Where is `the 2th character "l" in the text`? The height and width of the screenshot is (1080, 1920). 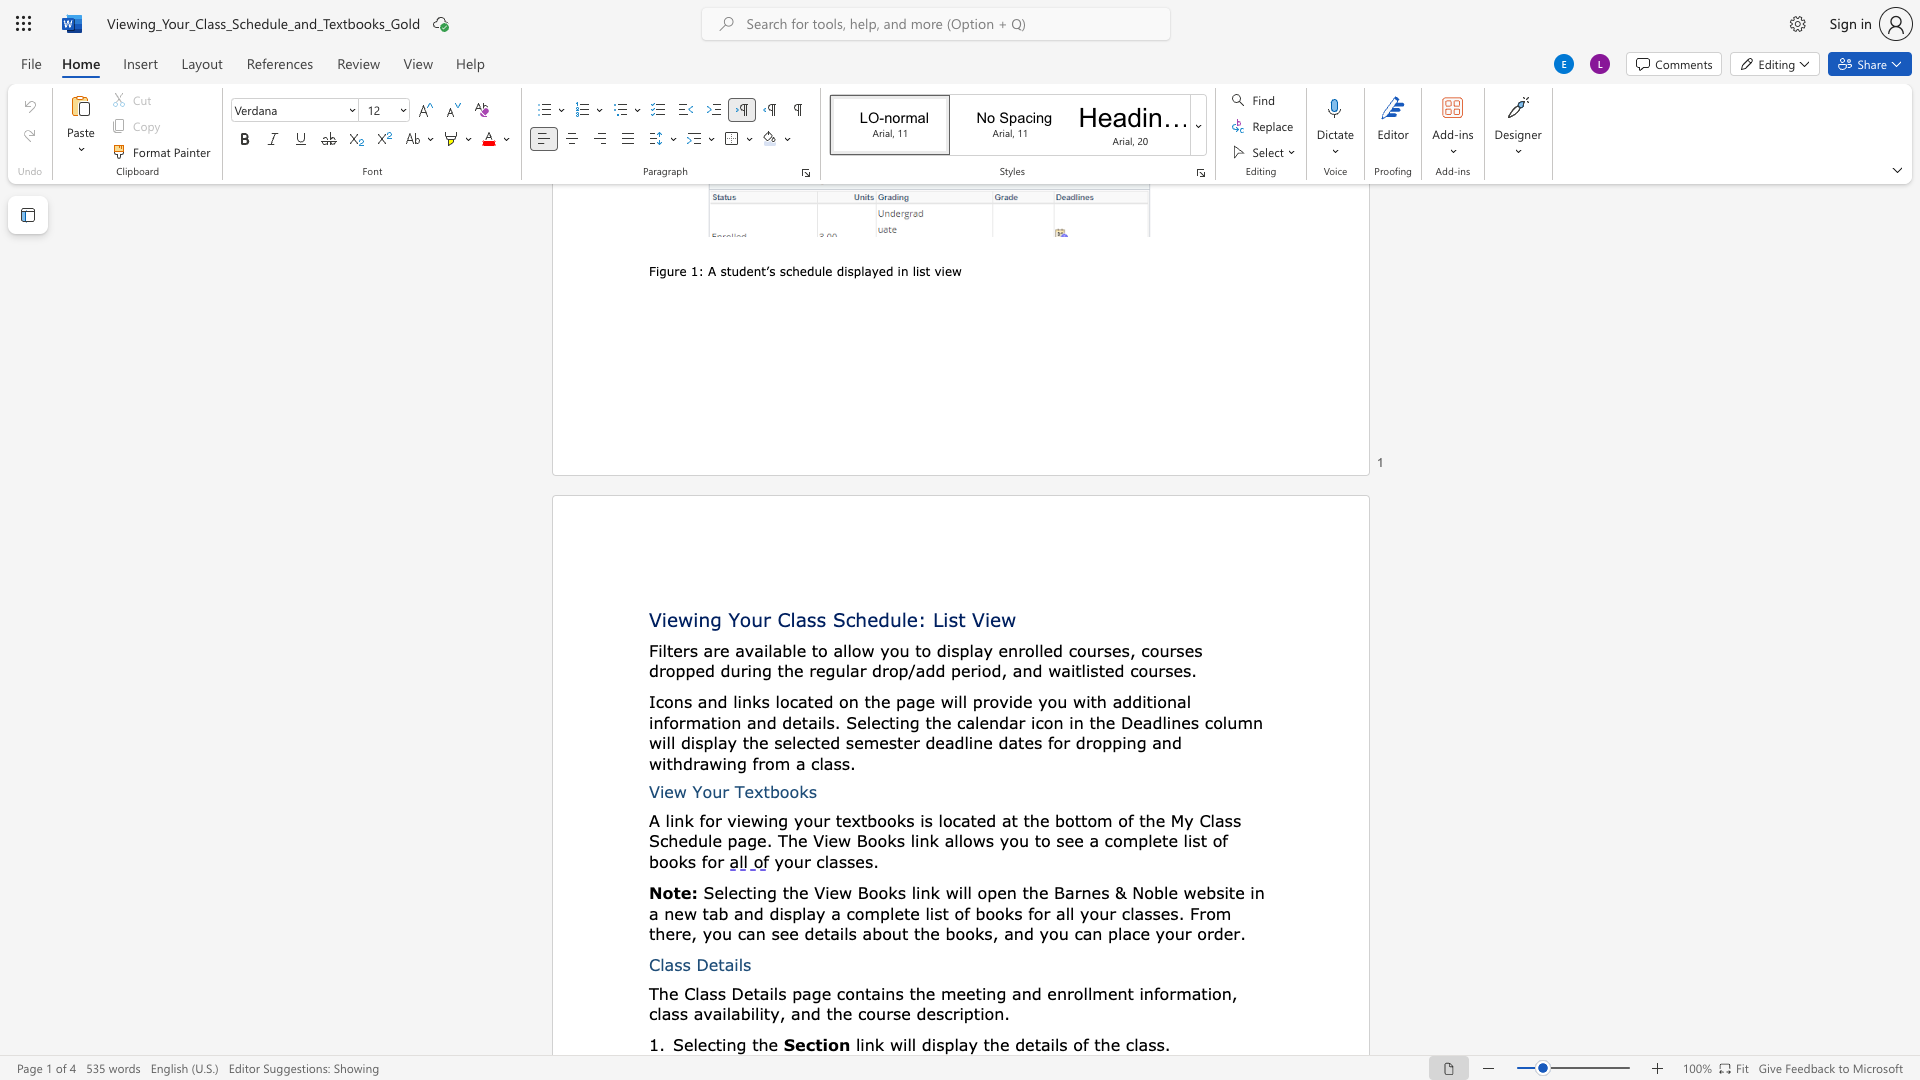 the 2th character "l" in the text is located at coordinates (908, 1043).